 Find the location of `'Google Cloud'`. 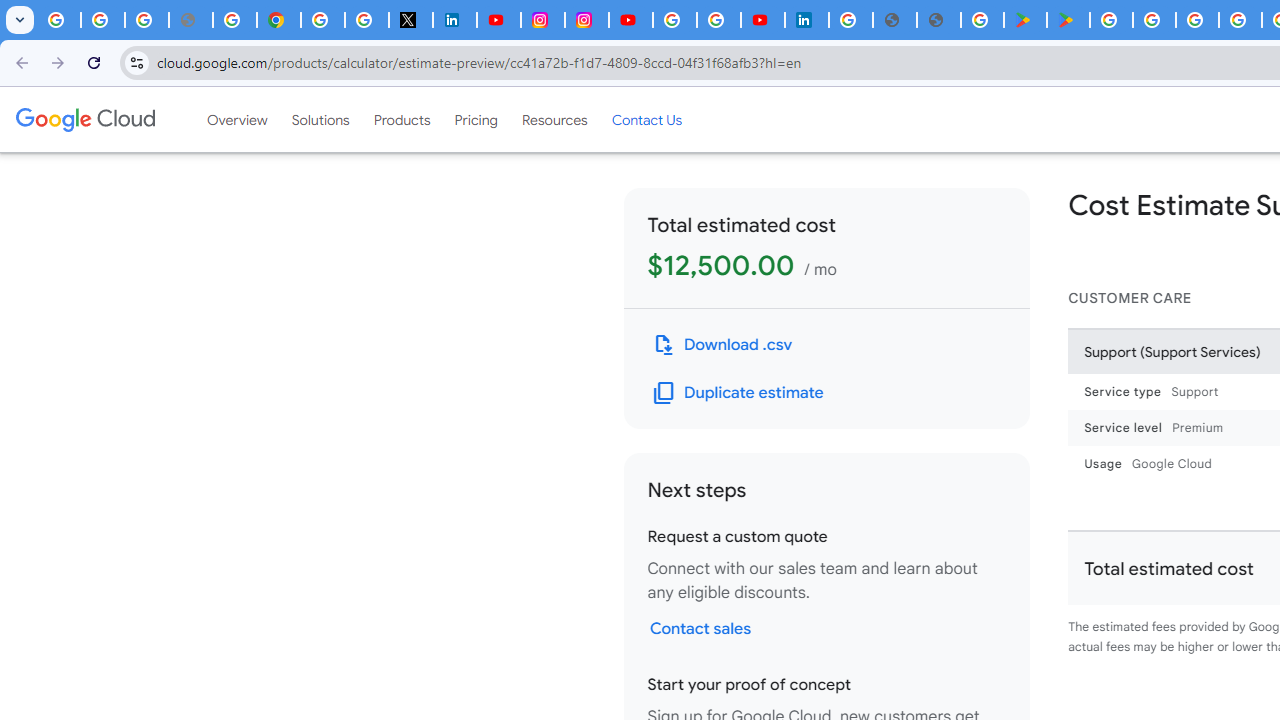

'Google Cloud' is located at coordinates (84, 119).